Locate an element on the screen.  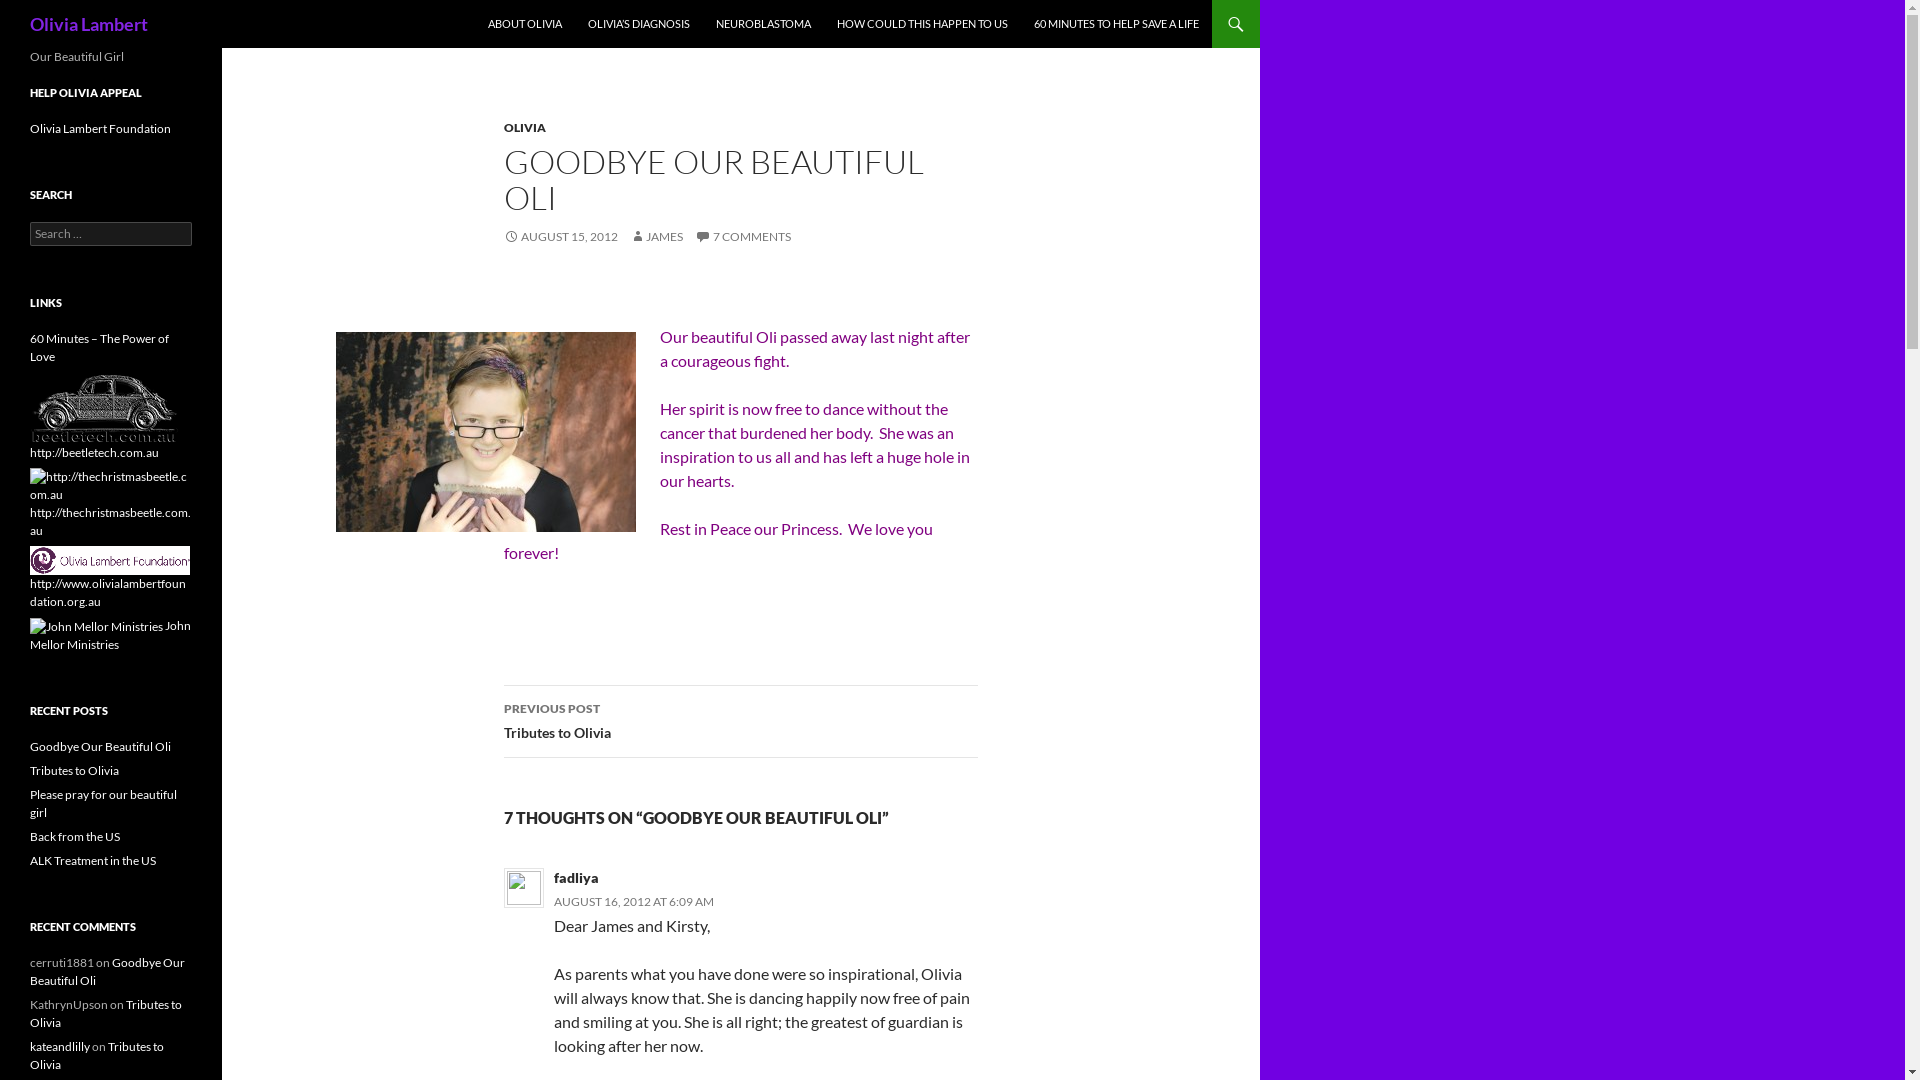
'NEUROBLASTOMA' is located at coordinates (762, 23).